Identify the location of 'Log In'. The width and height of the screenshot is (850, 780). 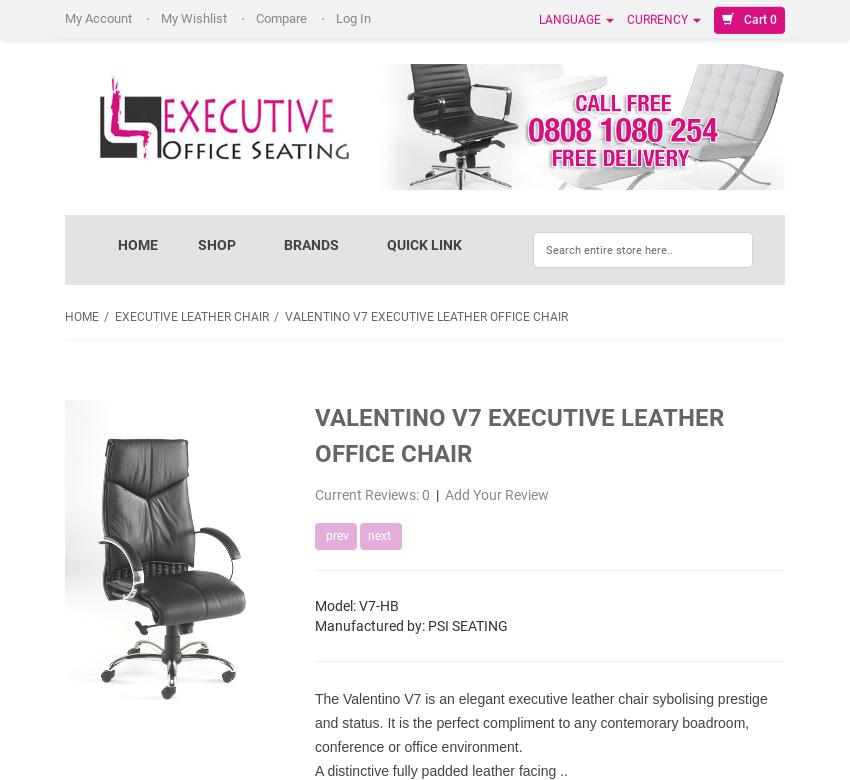
(336, 18).